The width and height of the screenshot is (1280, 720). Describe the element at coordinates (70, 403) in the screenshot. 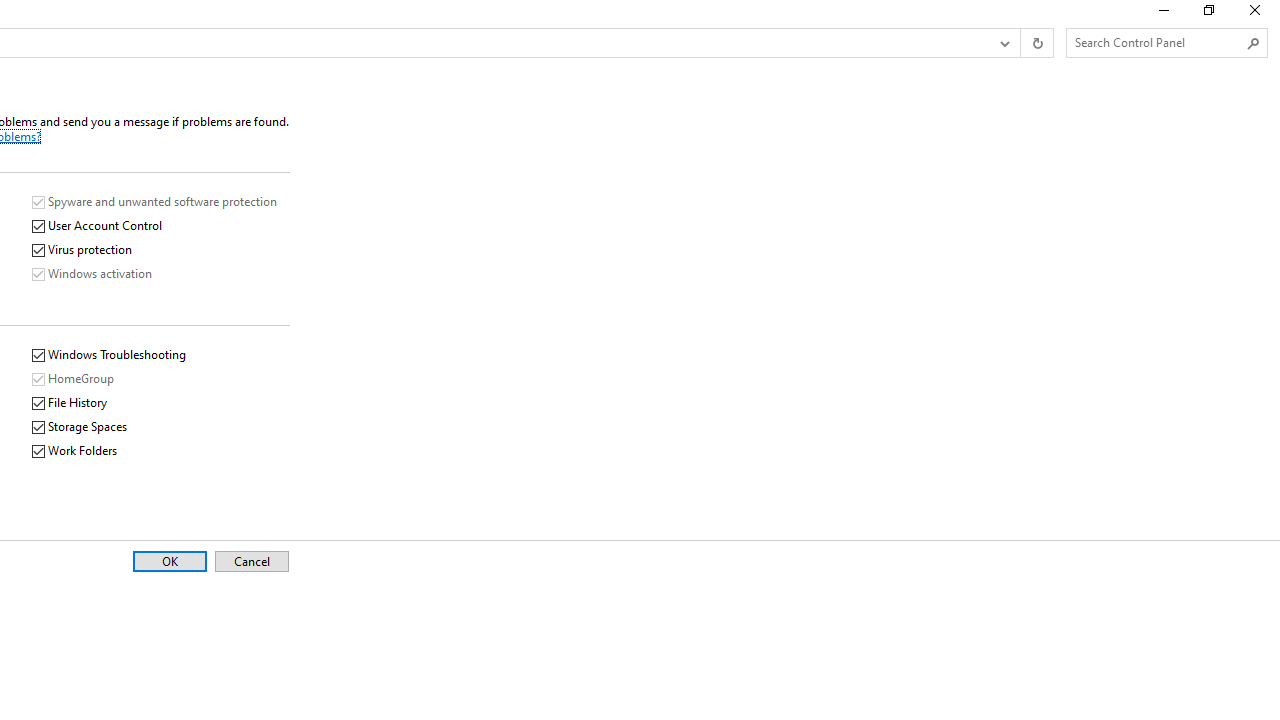

I see `'File History'` at that location.